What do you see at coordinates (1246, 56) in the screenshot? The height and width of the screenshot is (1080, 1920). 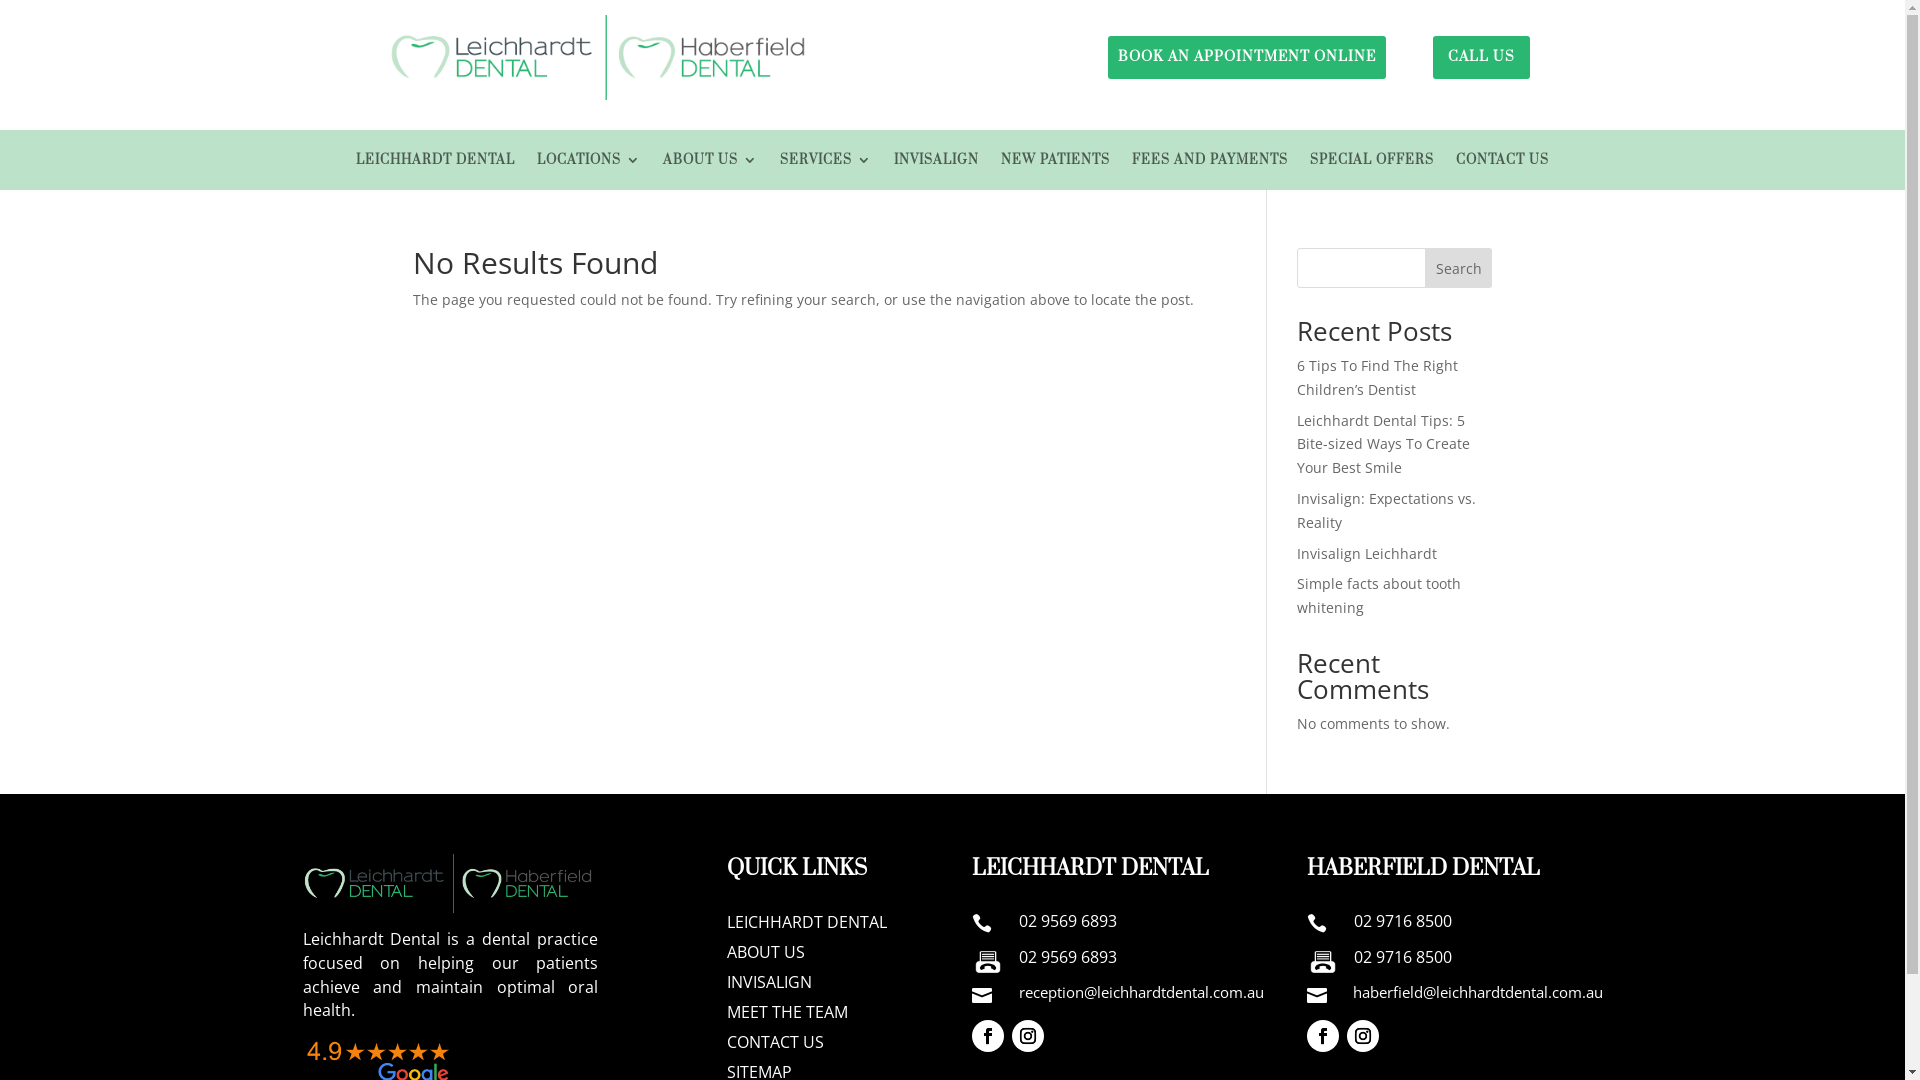 I see `'BOOK AN APPOINTMENT ONLINE'` at bounding box center [1246, 56].